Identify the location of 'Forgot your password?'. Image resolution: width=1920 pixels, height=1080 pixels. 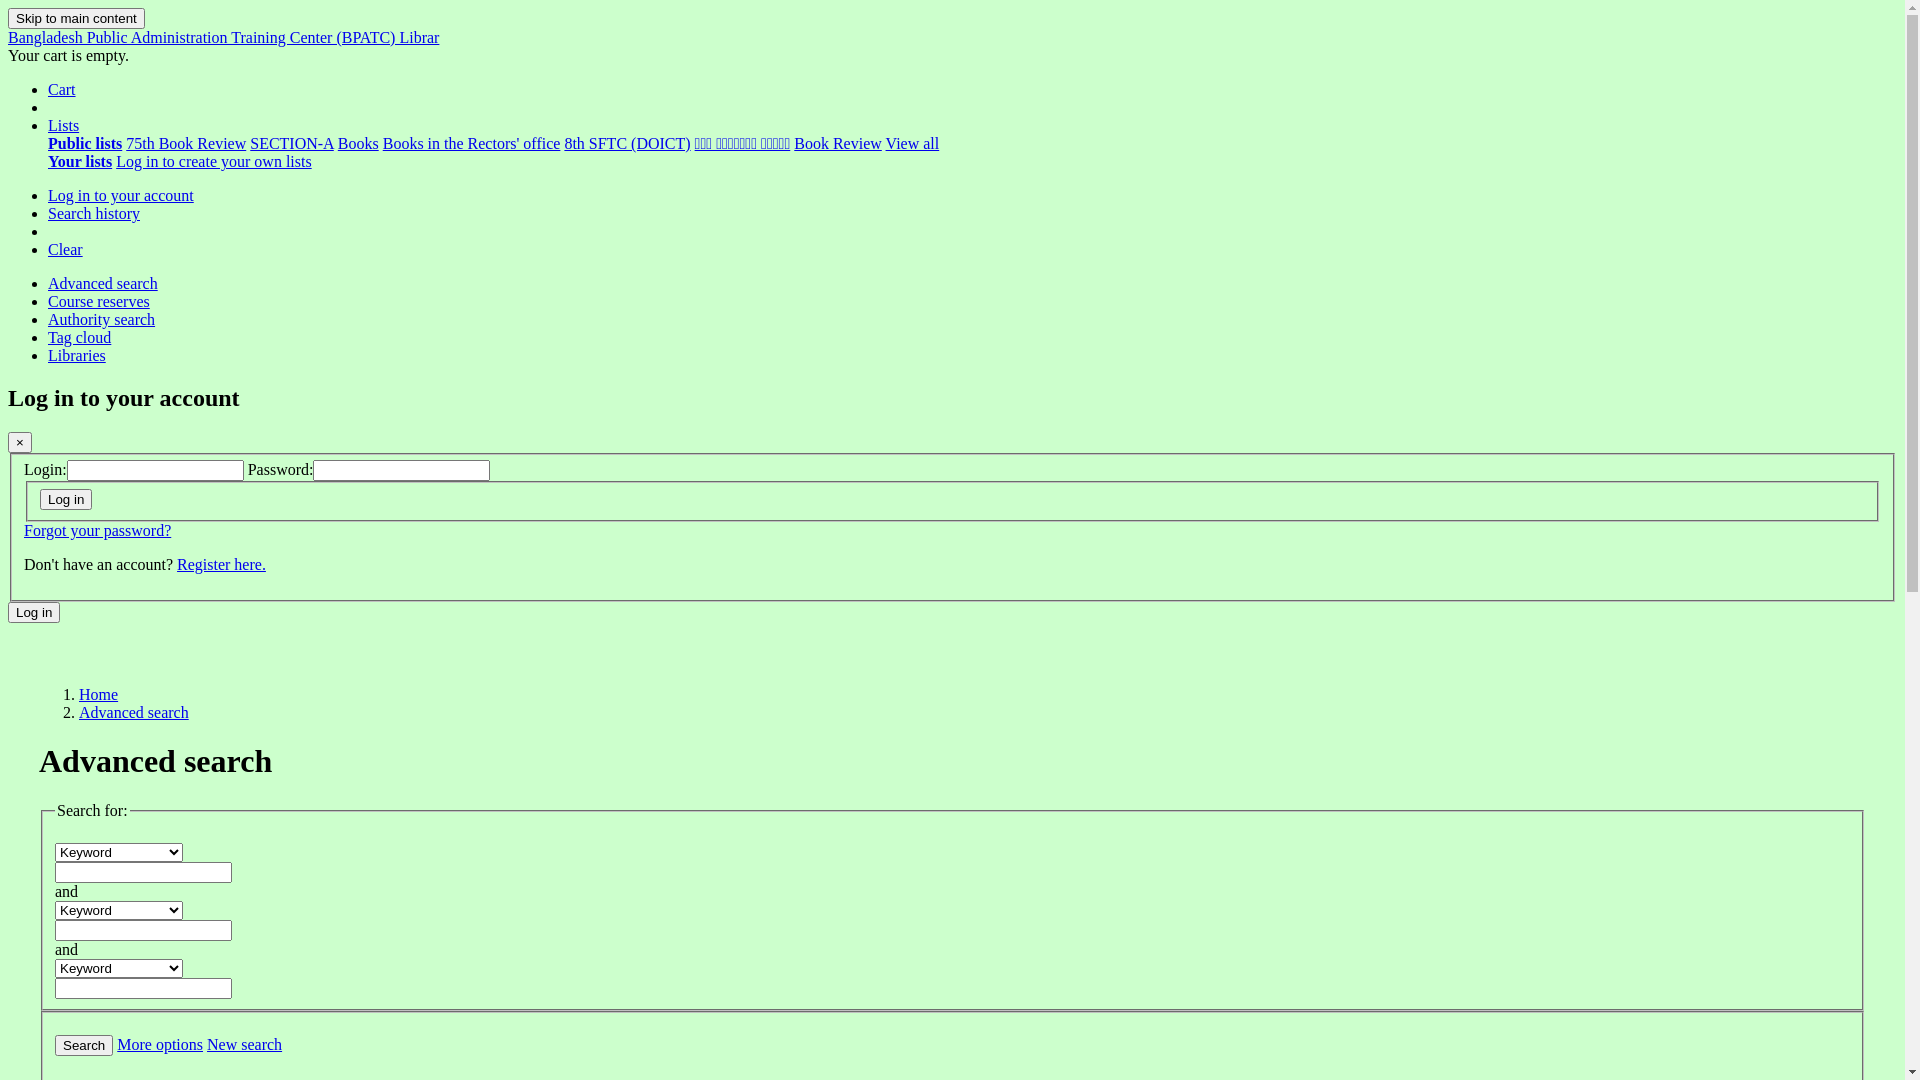
(24, 529).